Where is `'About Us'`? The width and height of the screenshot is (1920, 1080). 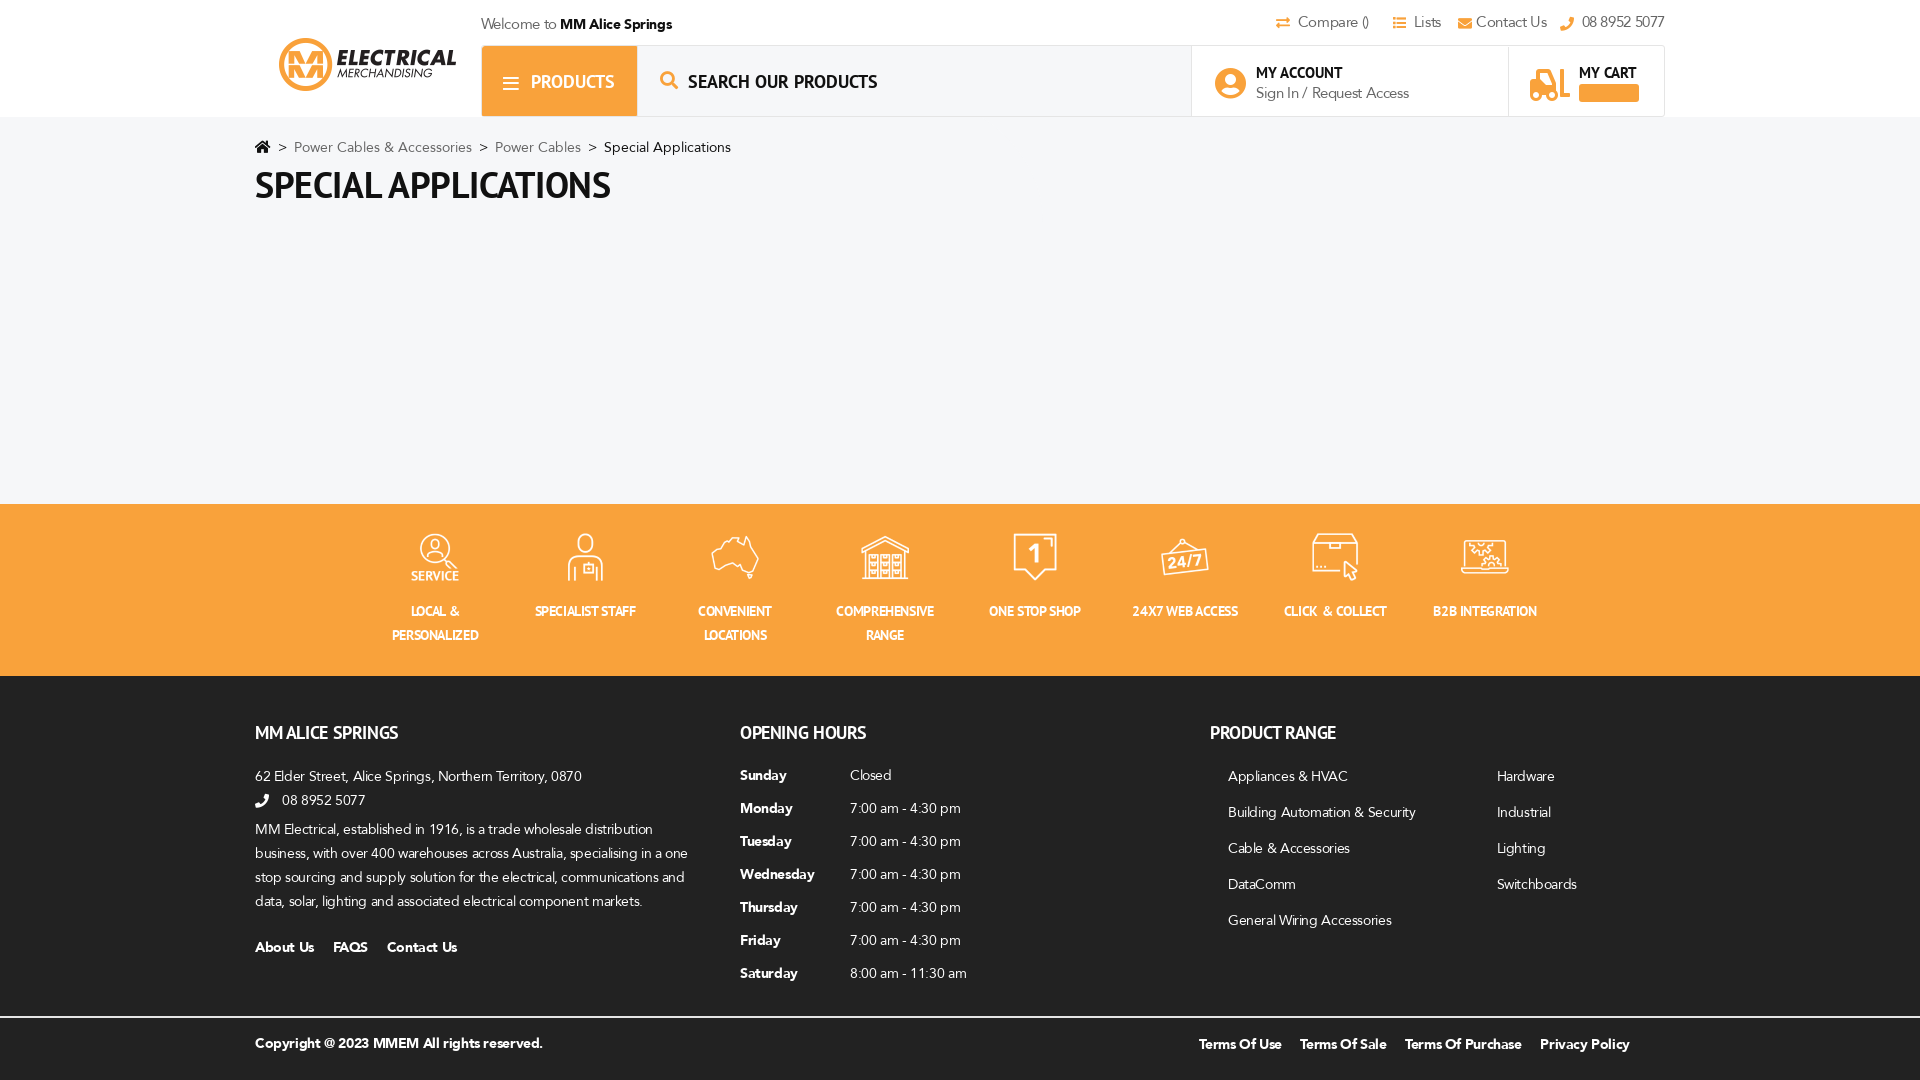
'About Us' is located at coordinates (253, 946).